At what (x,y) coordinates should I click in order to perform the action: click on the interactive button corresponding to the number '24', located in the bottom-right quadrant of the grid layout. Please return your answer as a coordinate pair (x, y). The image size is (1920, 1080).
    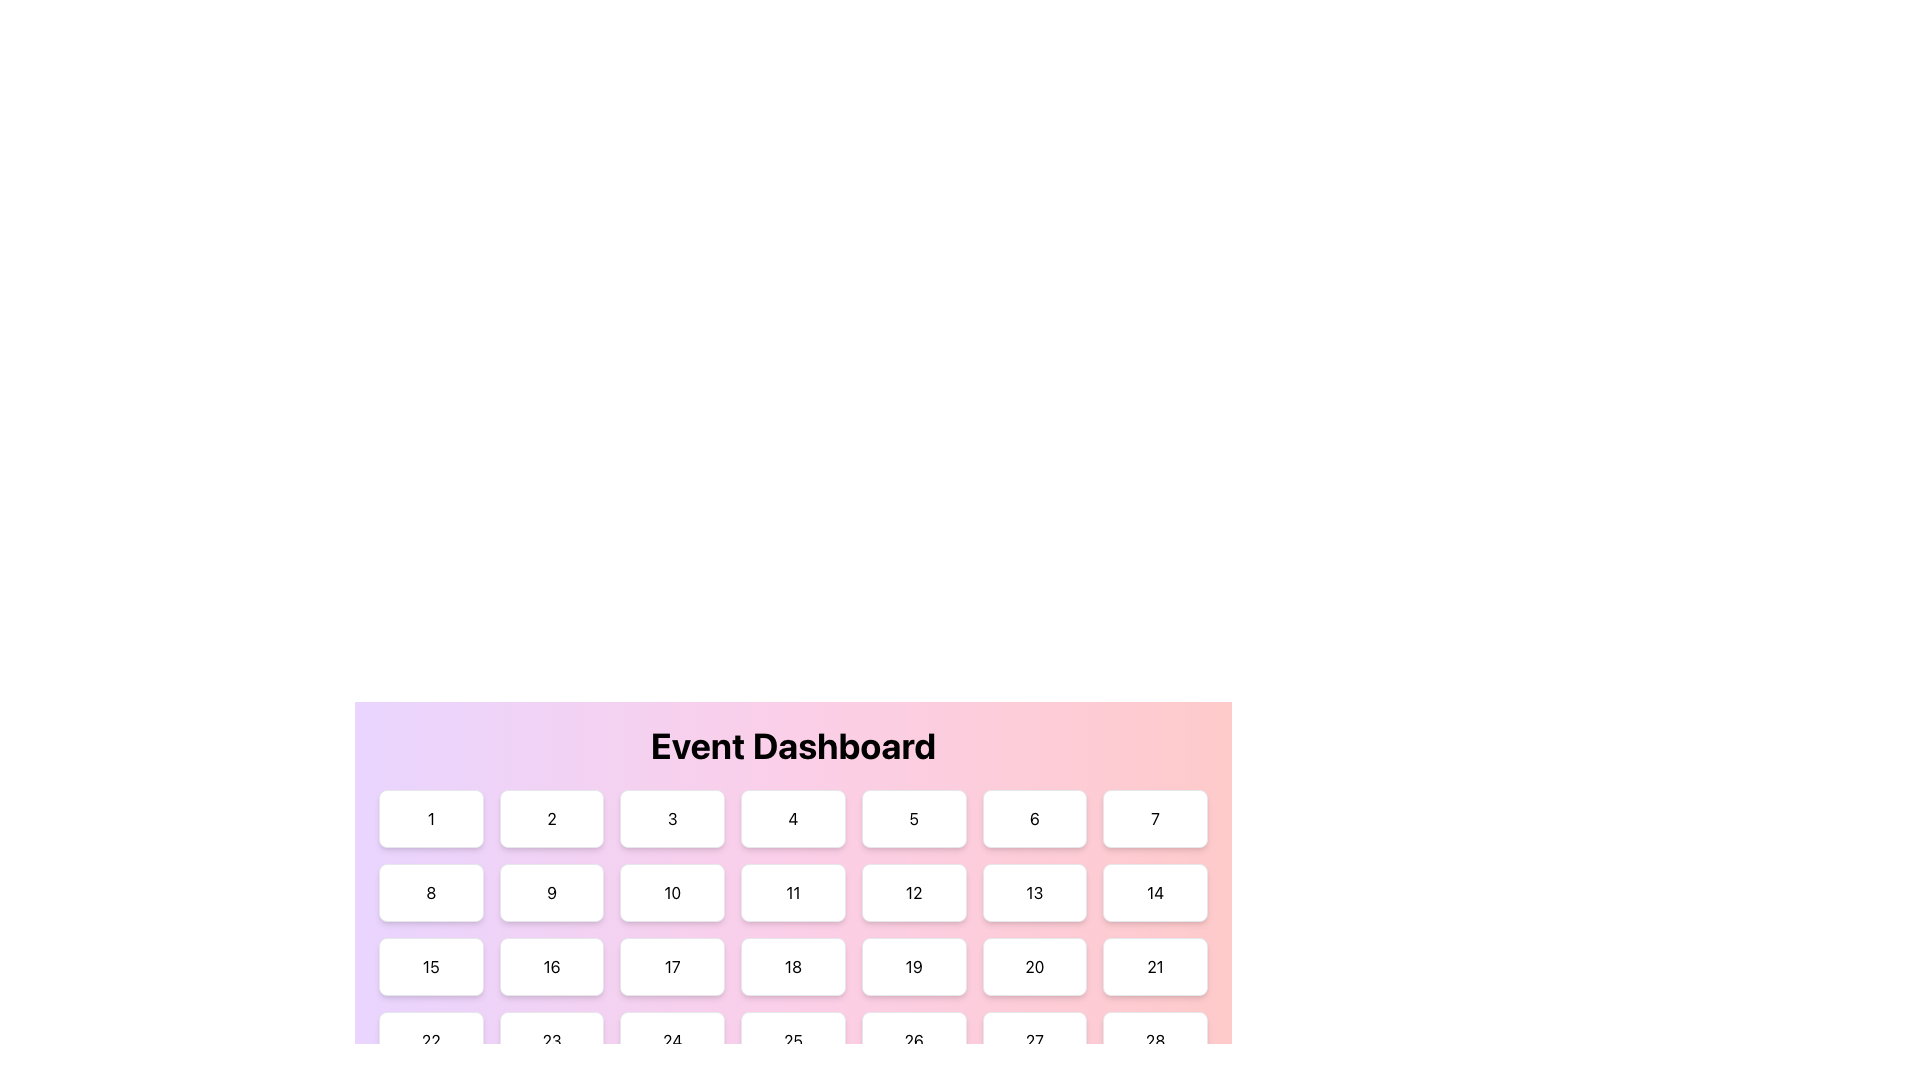
    Looking at the image, I should click on (672, 1040).